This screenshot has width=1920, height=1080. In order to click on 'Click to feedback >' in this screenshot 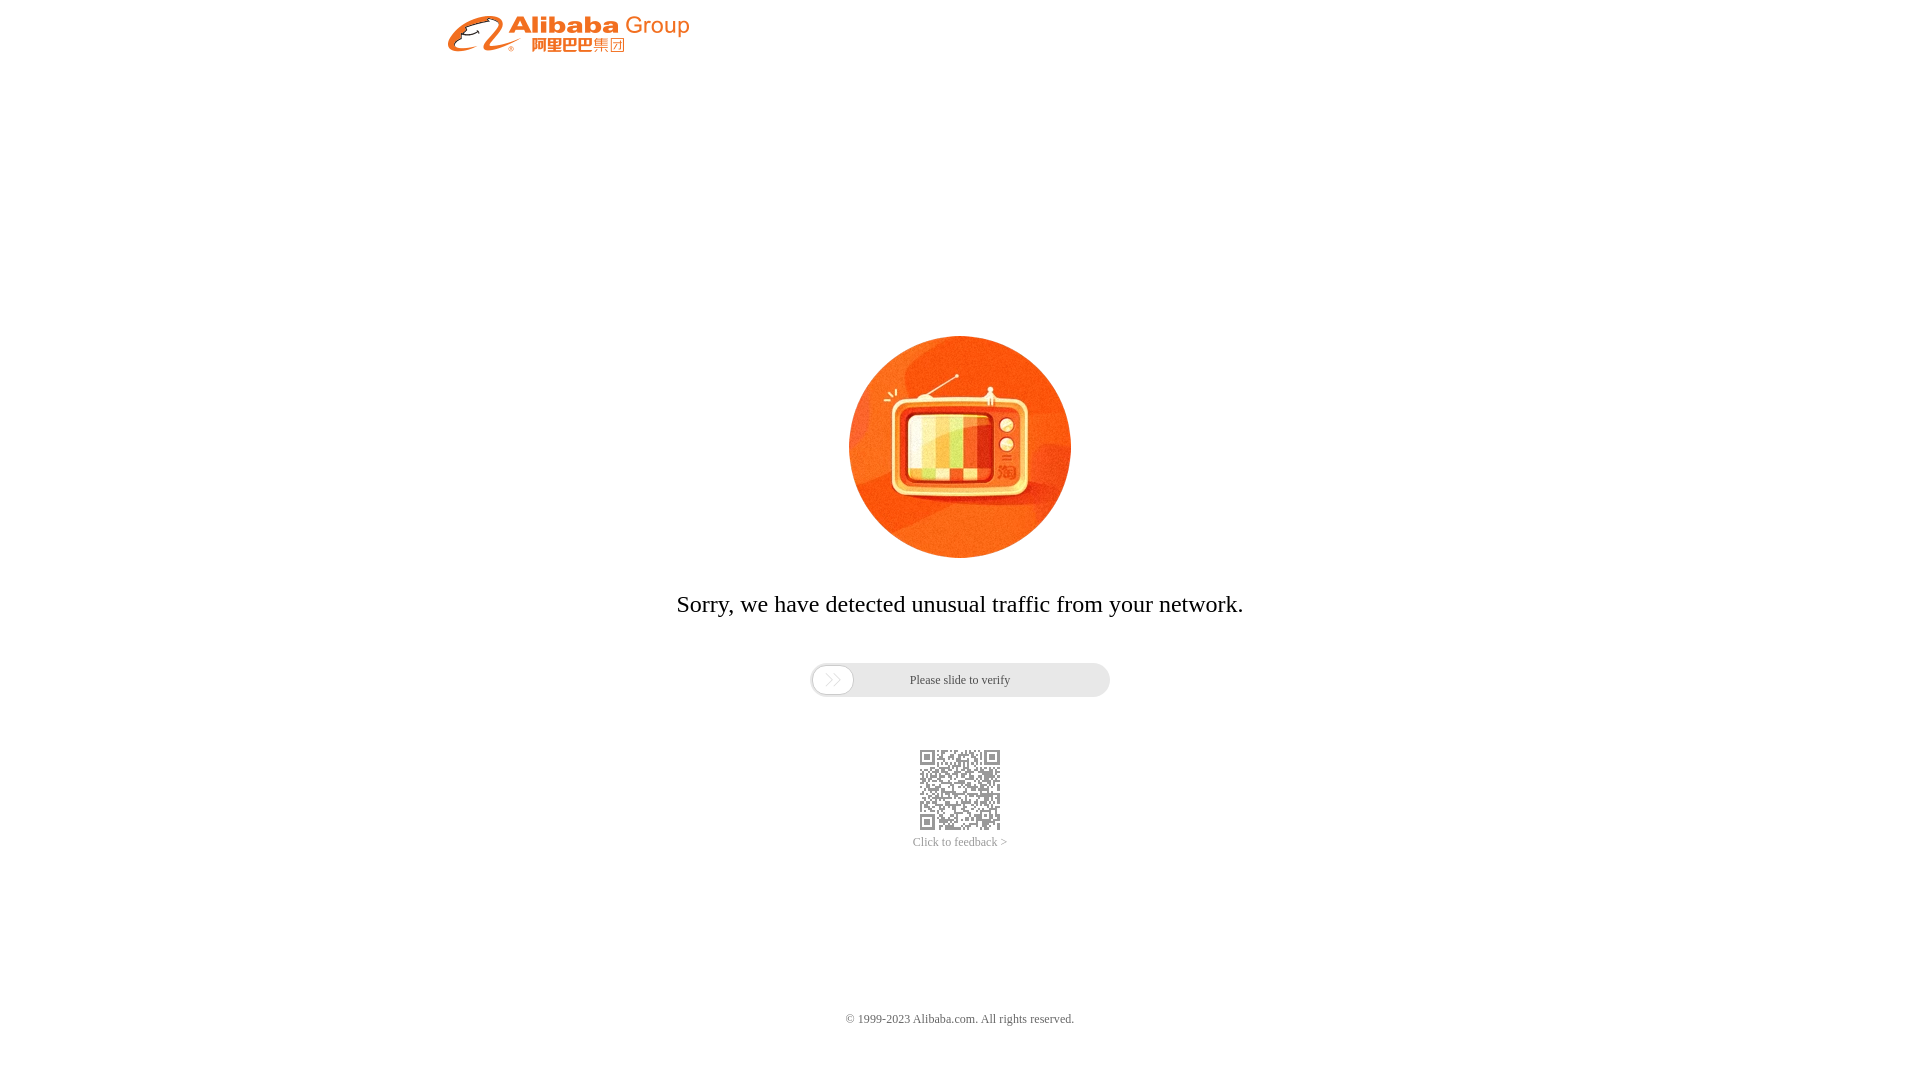, I will do `click(960, 842)`.